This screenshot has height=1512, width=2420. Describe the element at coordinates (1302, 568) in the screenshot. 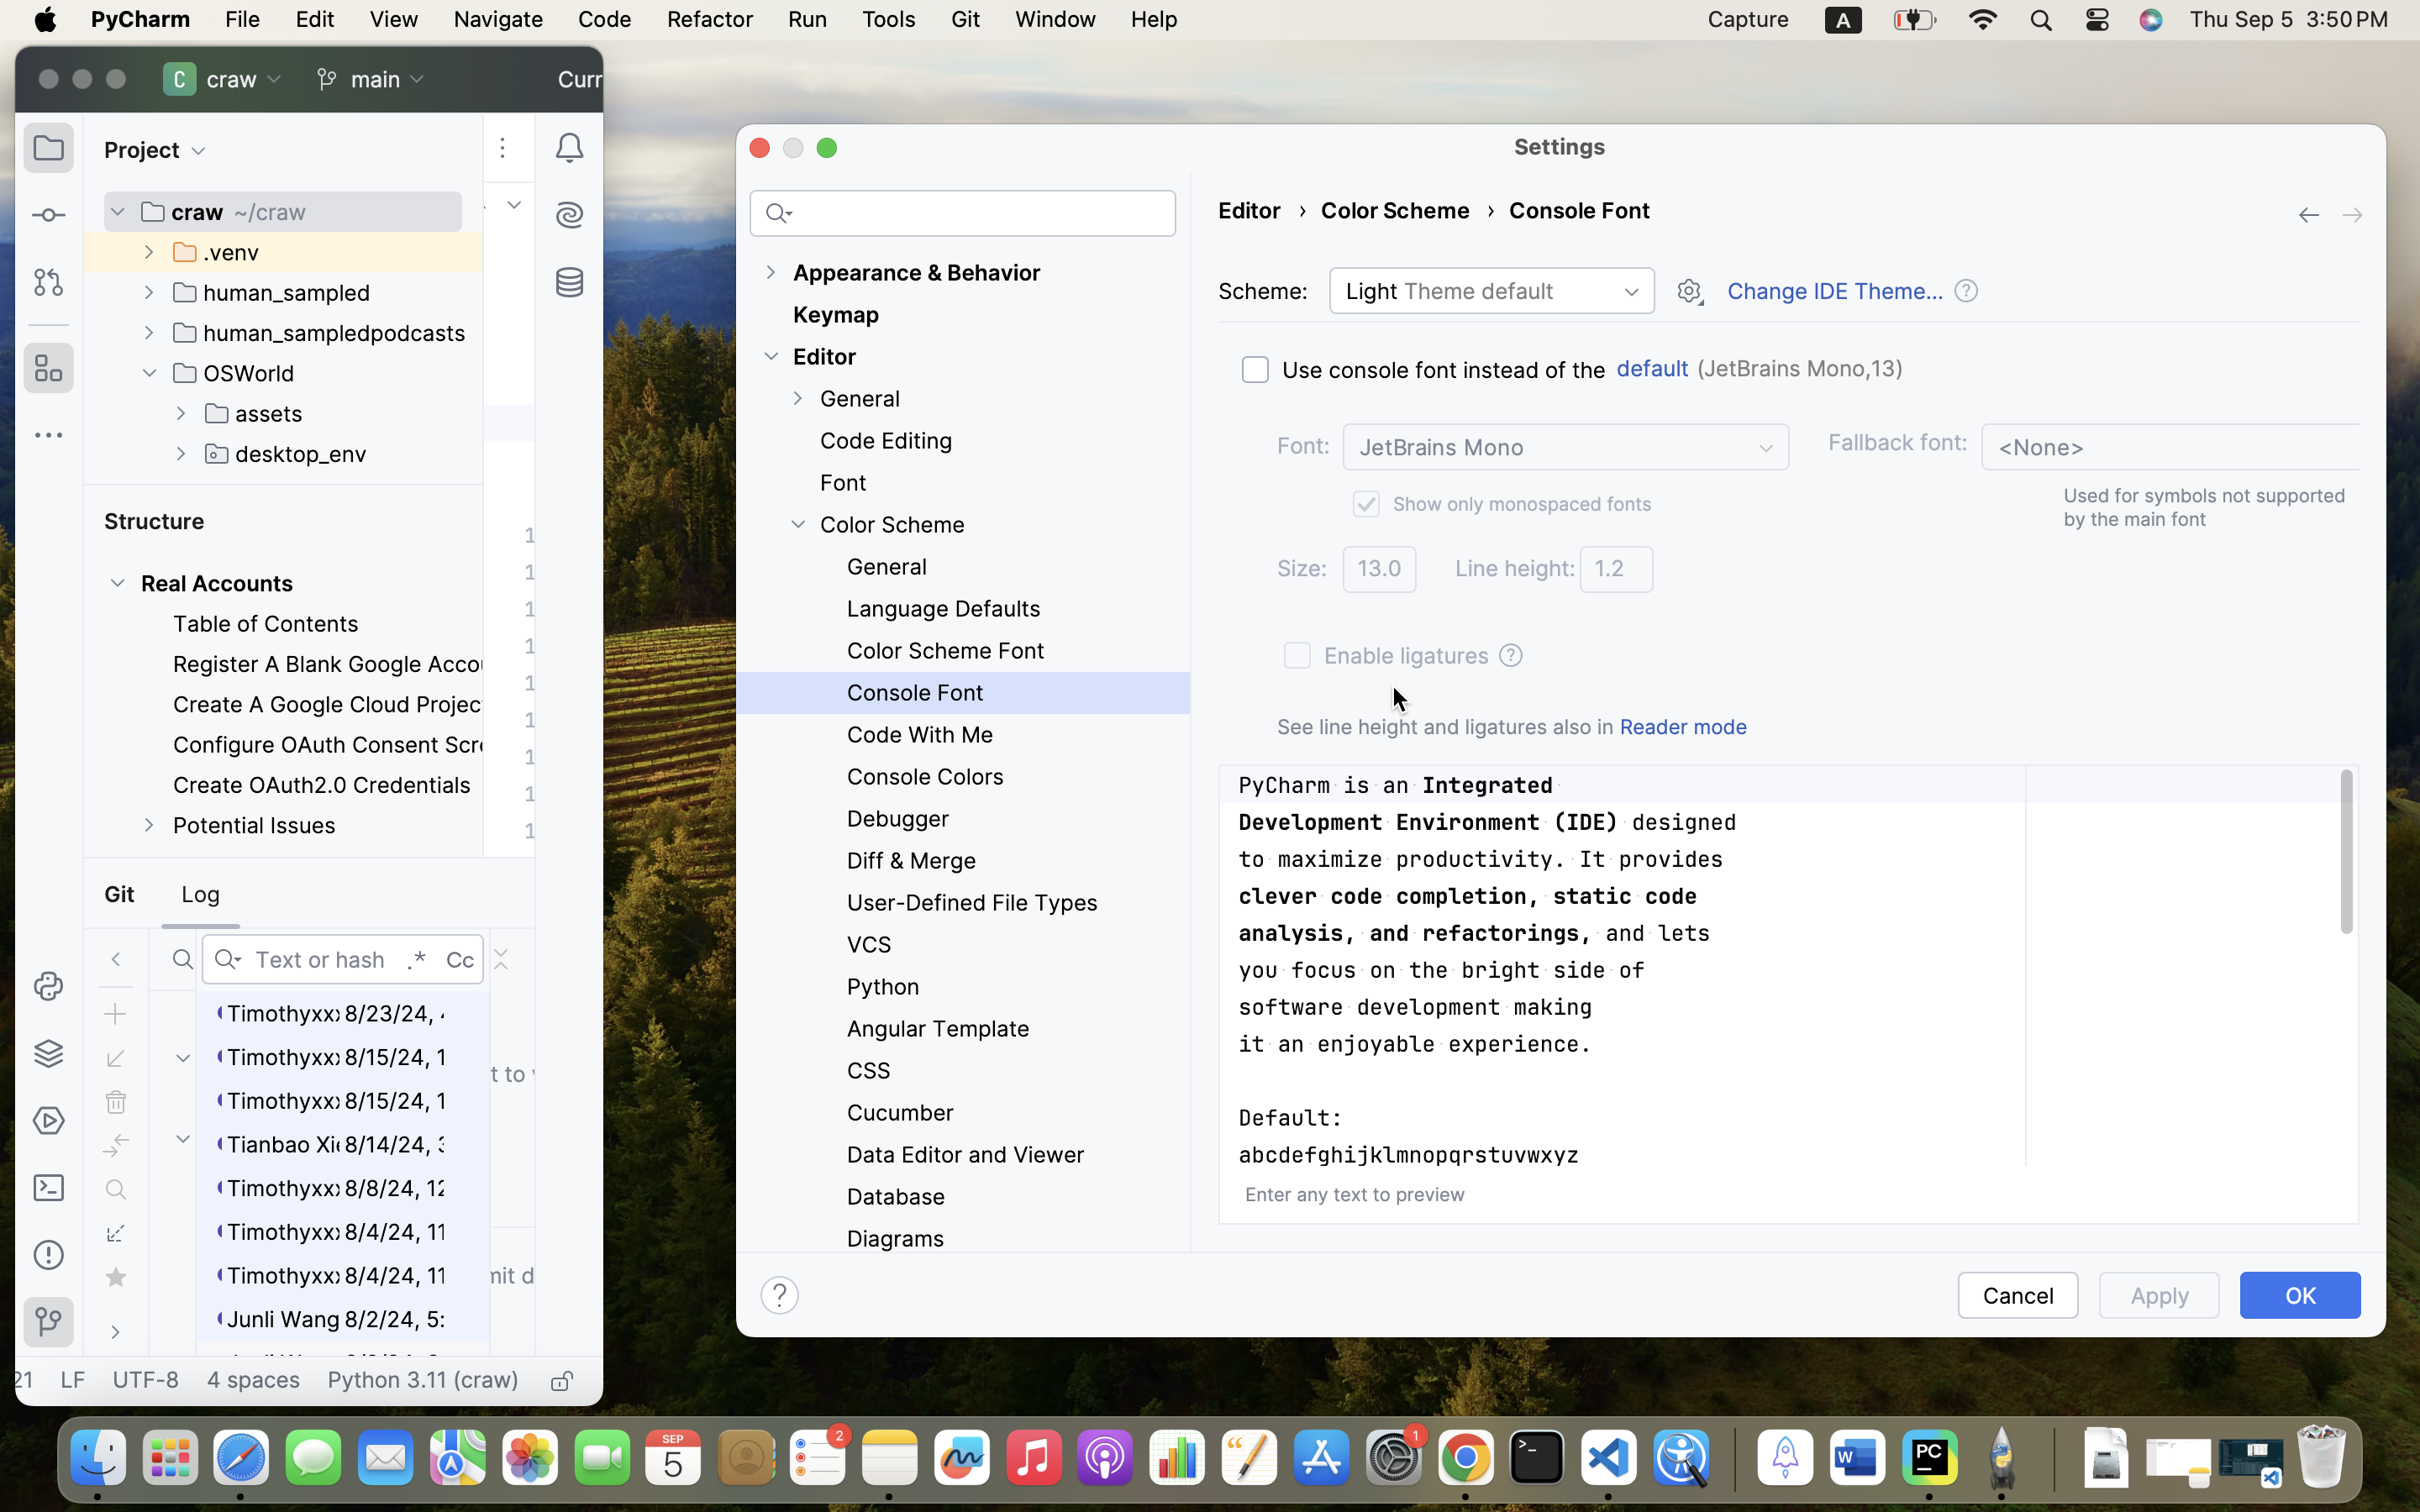

I see `'Size:'` at that location.